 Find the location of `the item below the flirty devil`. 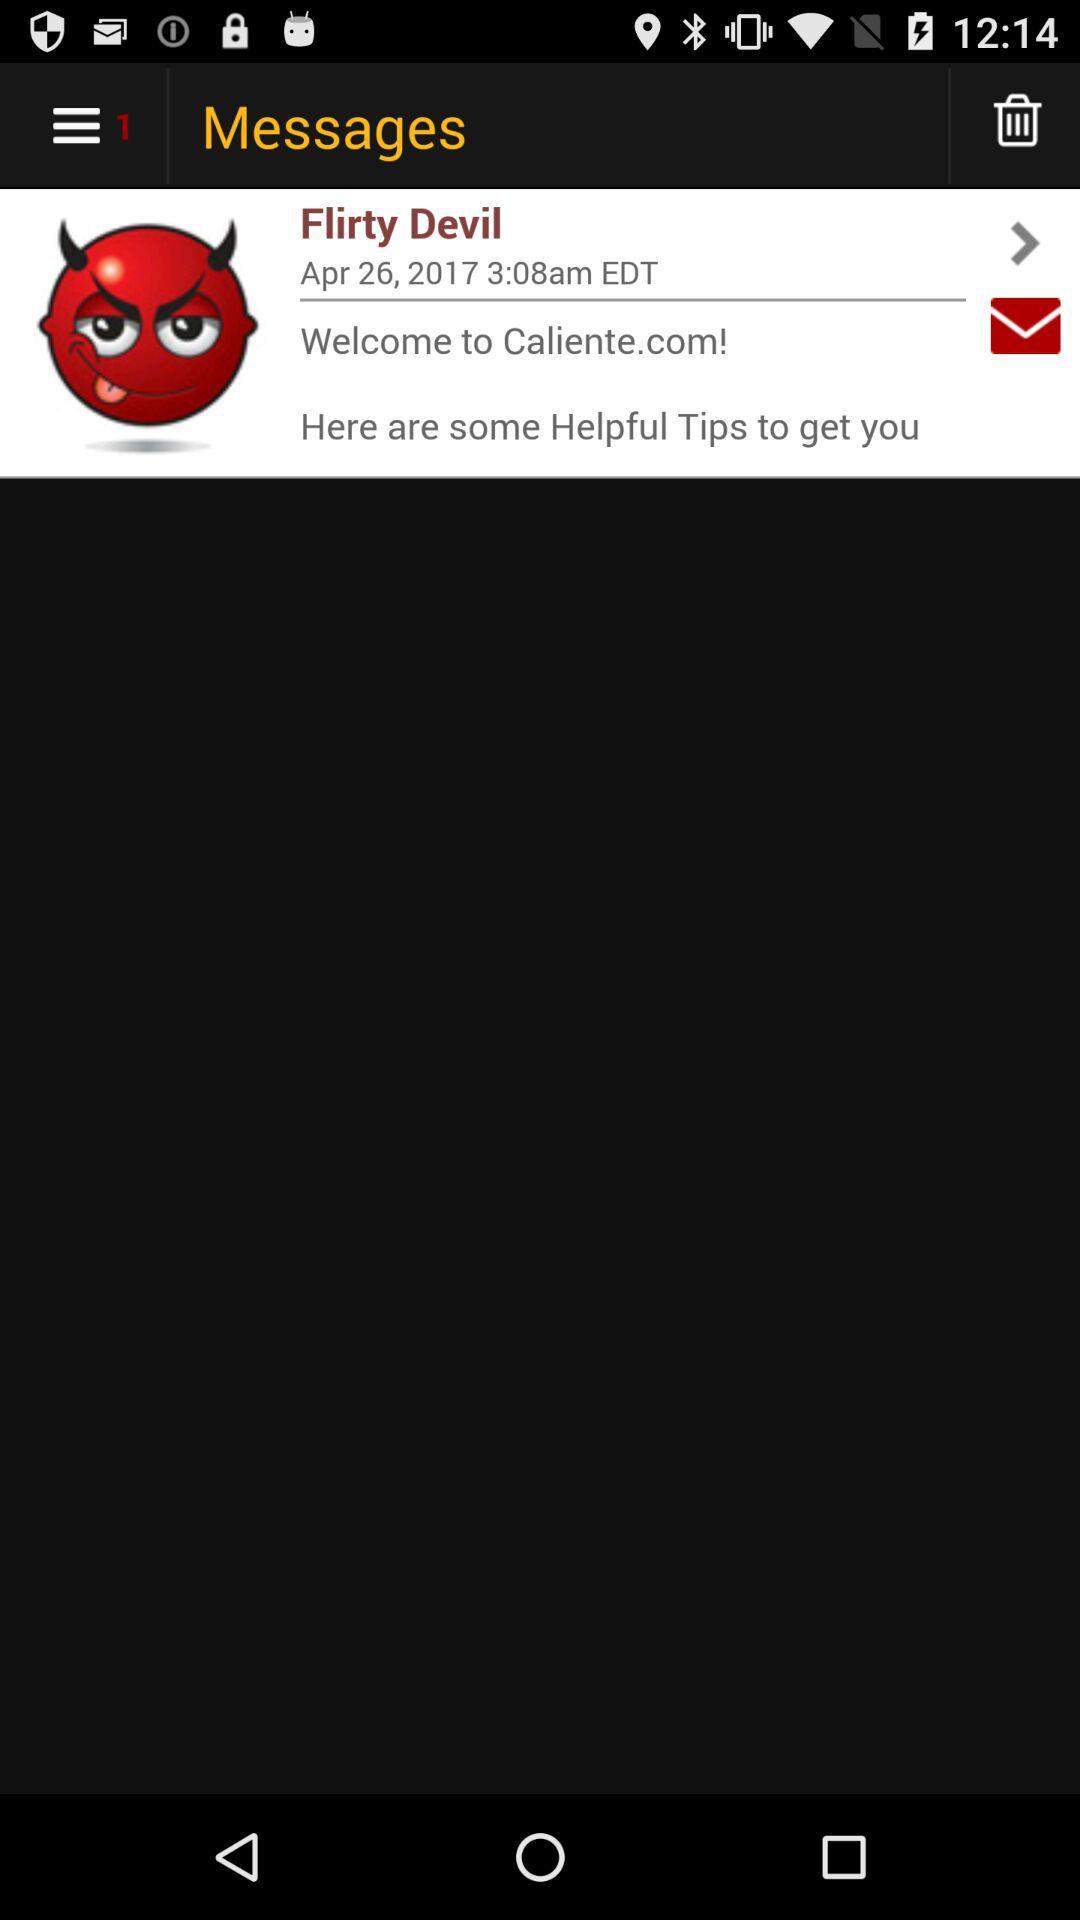

the item below the flirty devil is located at coordinates (632, 270).